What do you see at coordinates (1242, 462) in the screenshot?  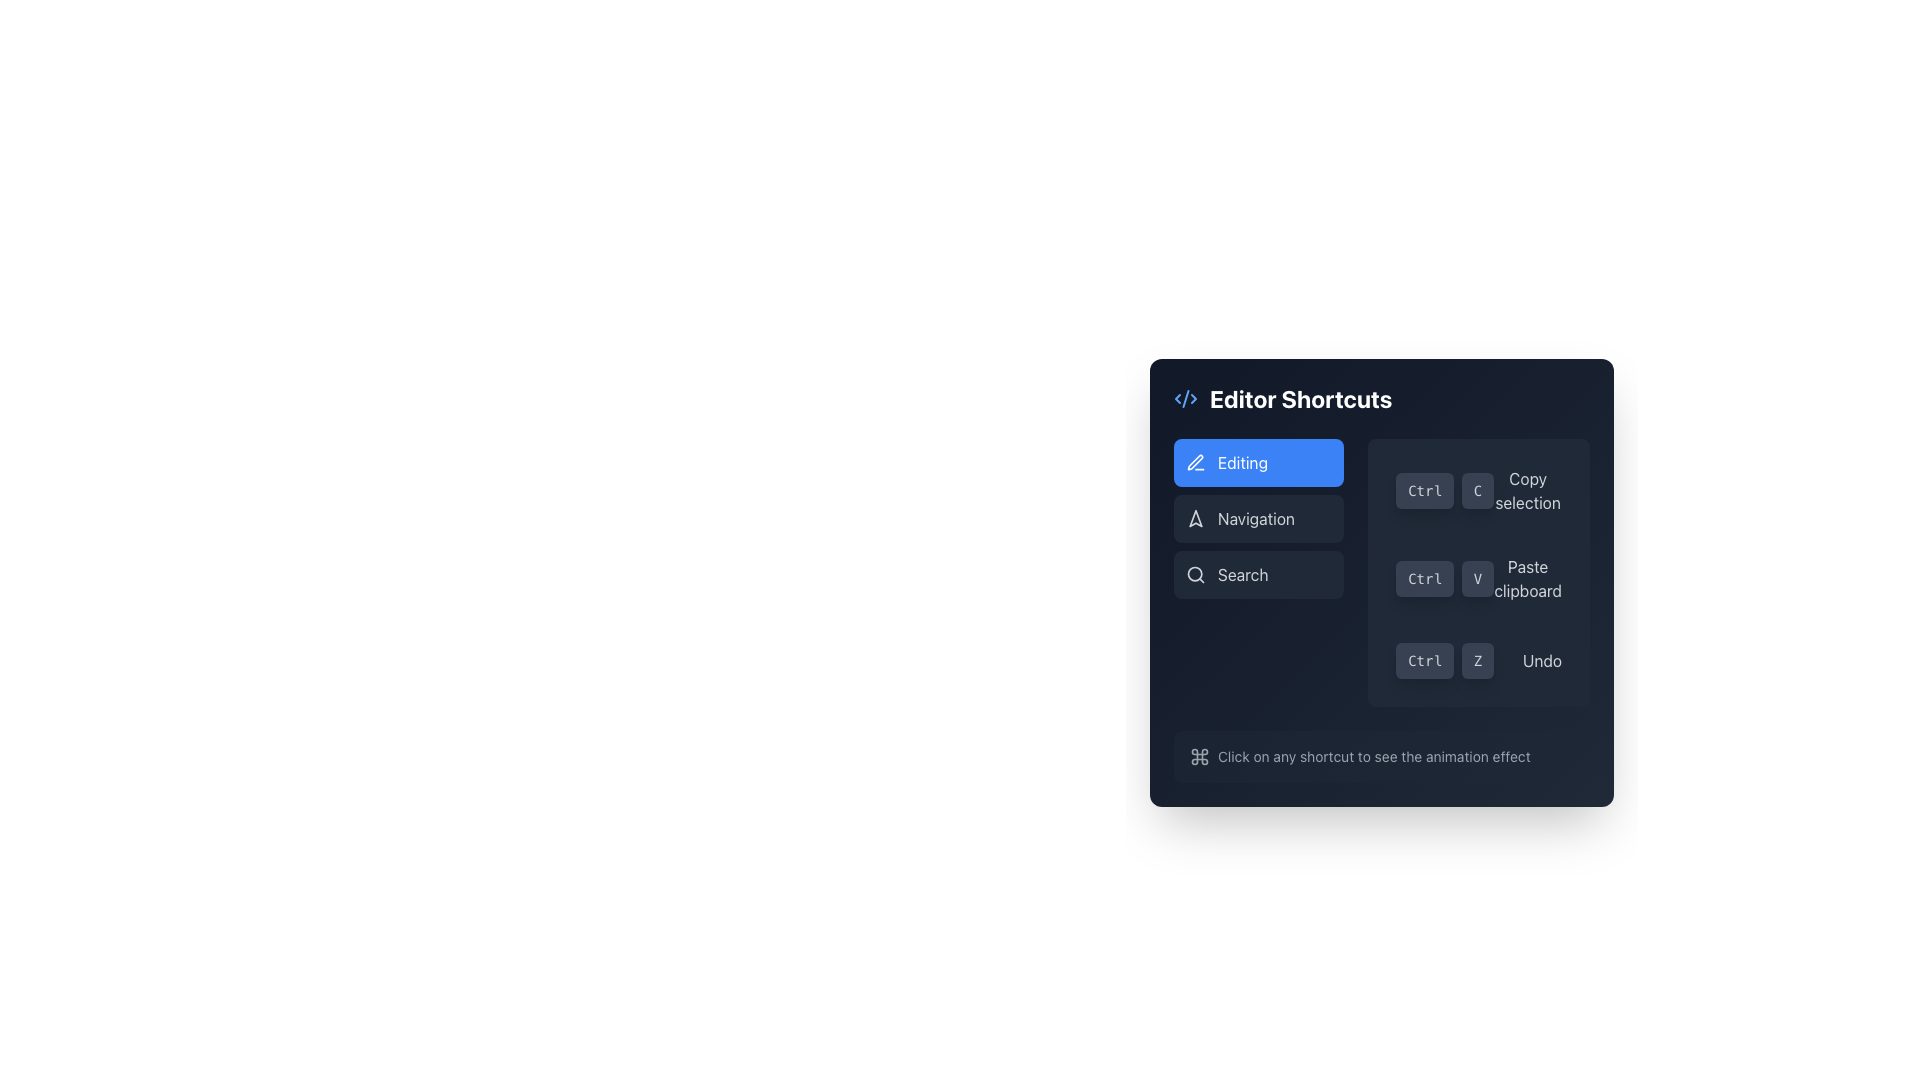 I see `the 'Editing' label with a pen icon in the 'Editor Shortcuts' section` at bounding box center [1242, 462].